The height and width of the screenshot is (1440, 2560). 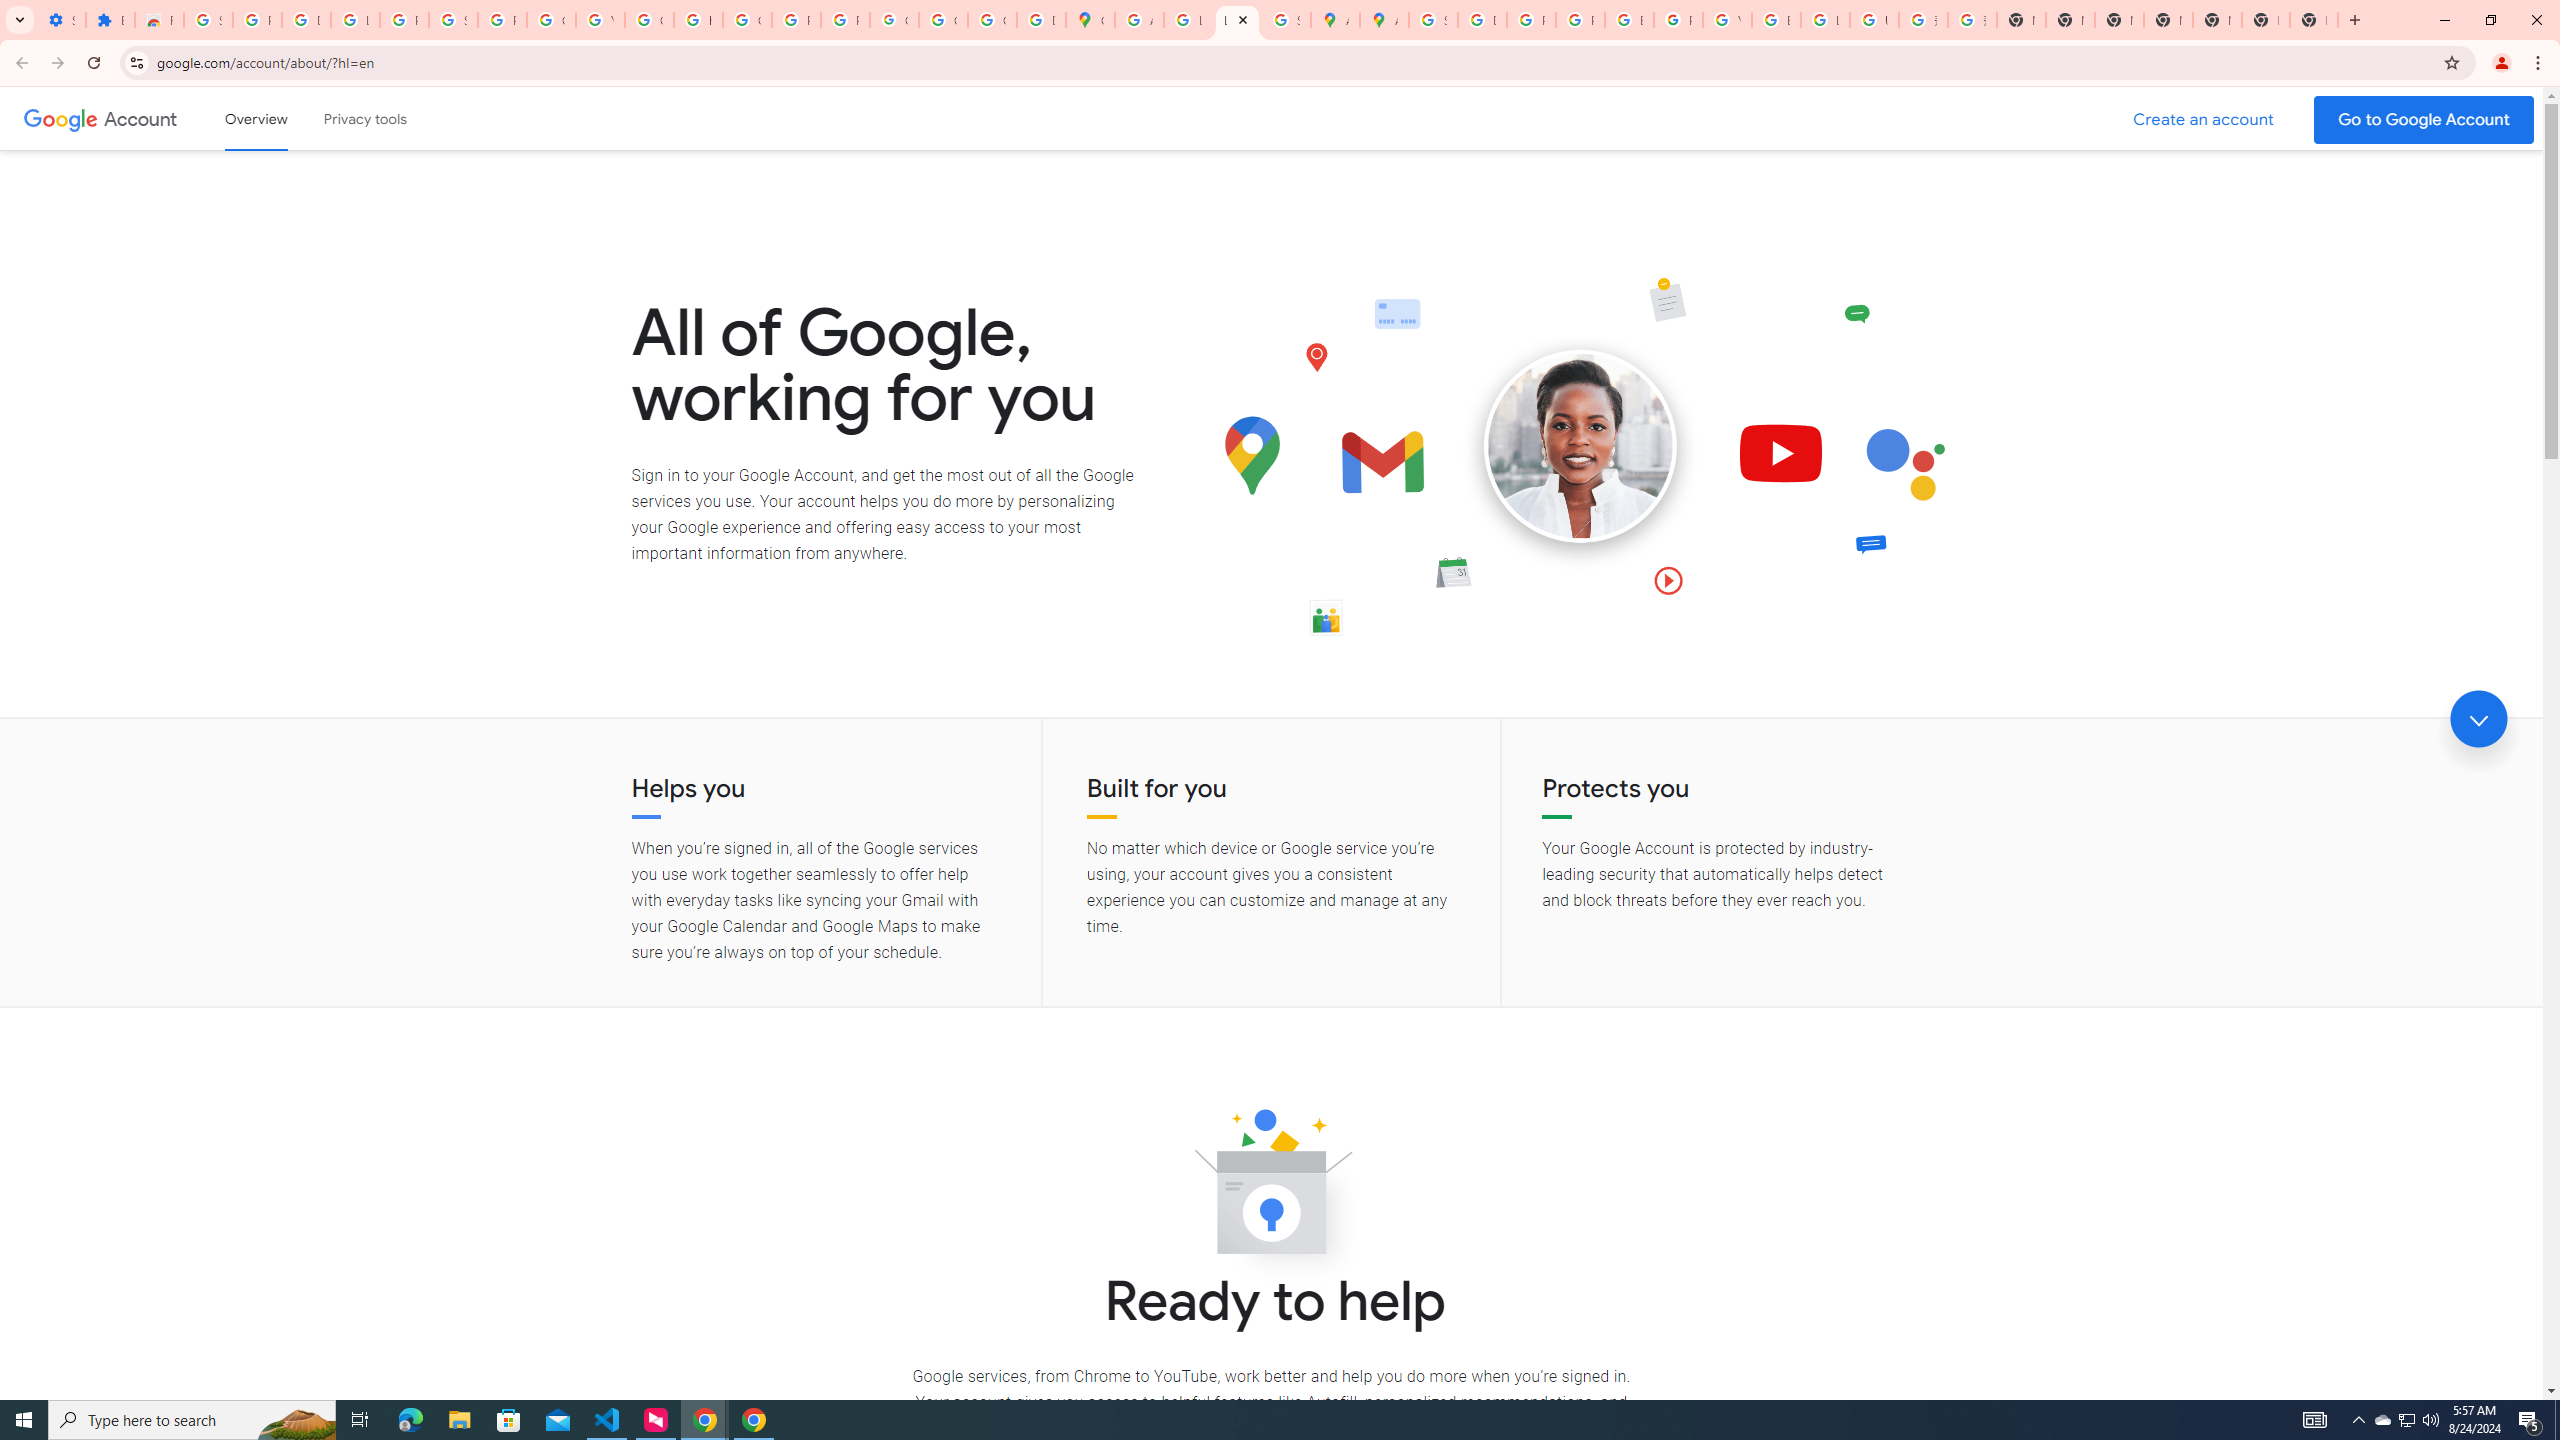 What do you see at coordinates (207, 19) in the screenshot?
I see `'Sign in - Google Accounts'` at bounding box center [207, 19].